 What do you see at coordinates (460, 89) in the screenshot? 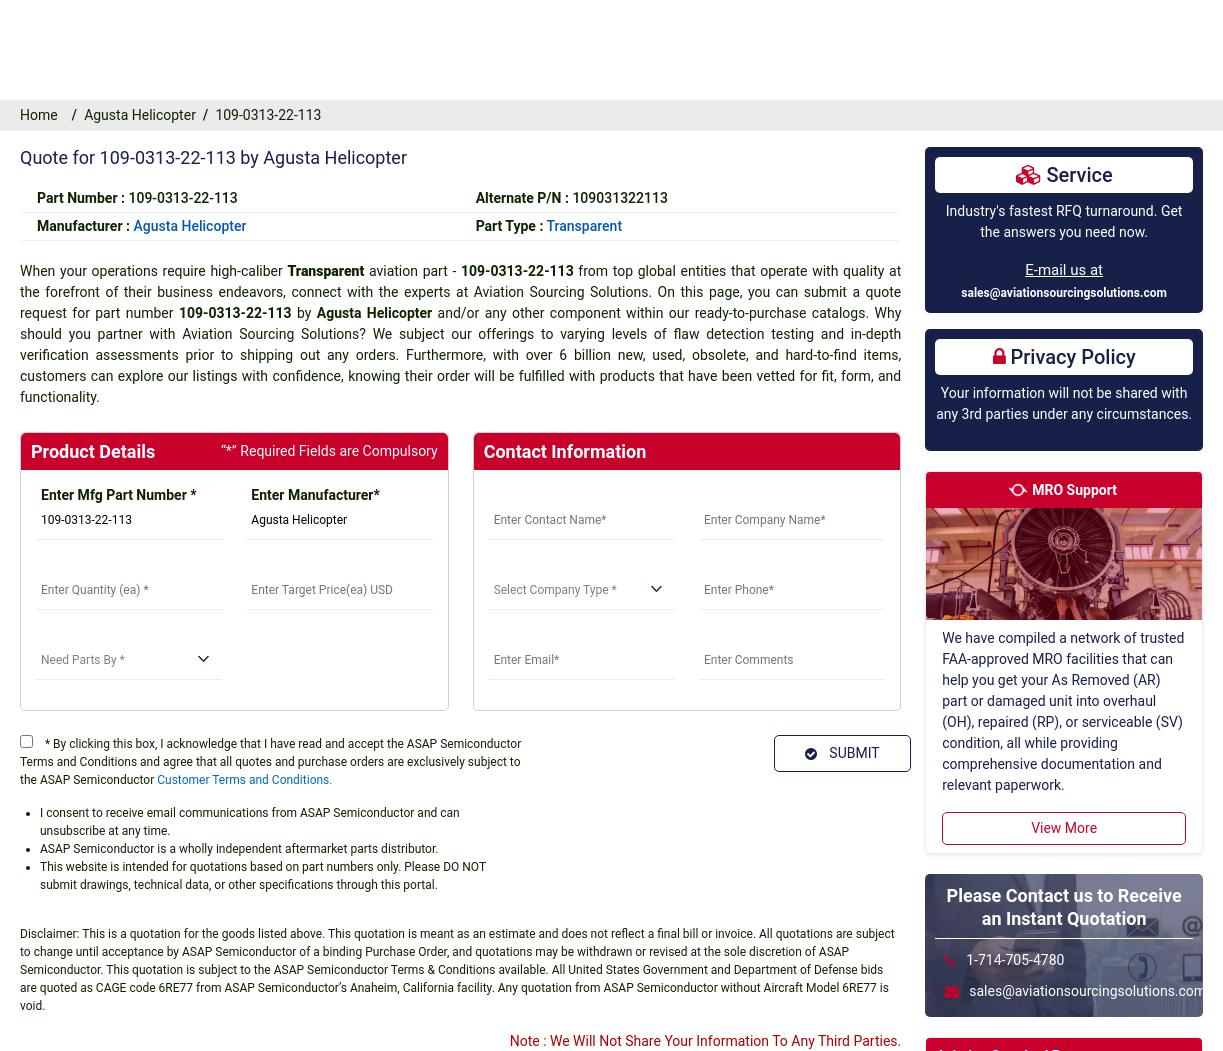
I see `'part number'` at bounding box center [460, 89].